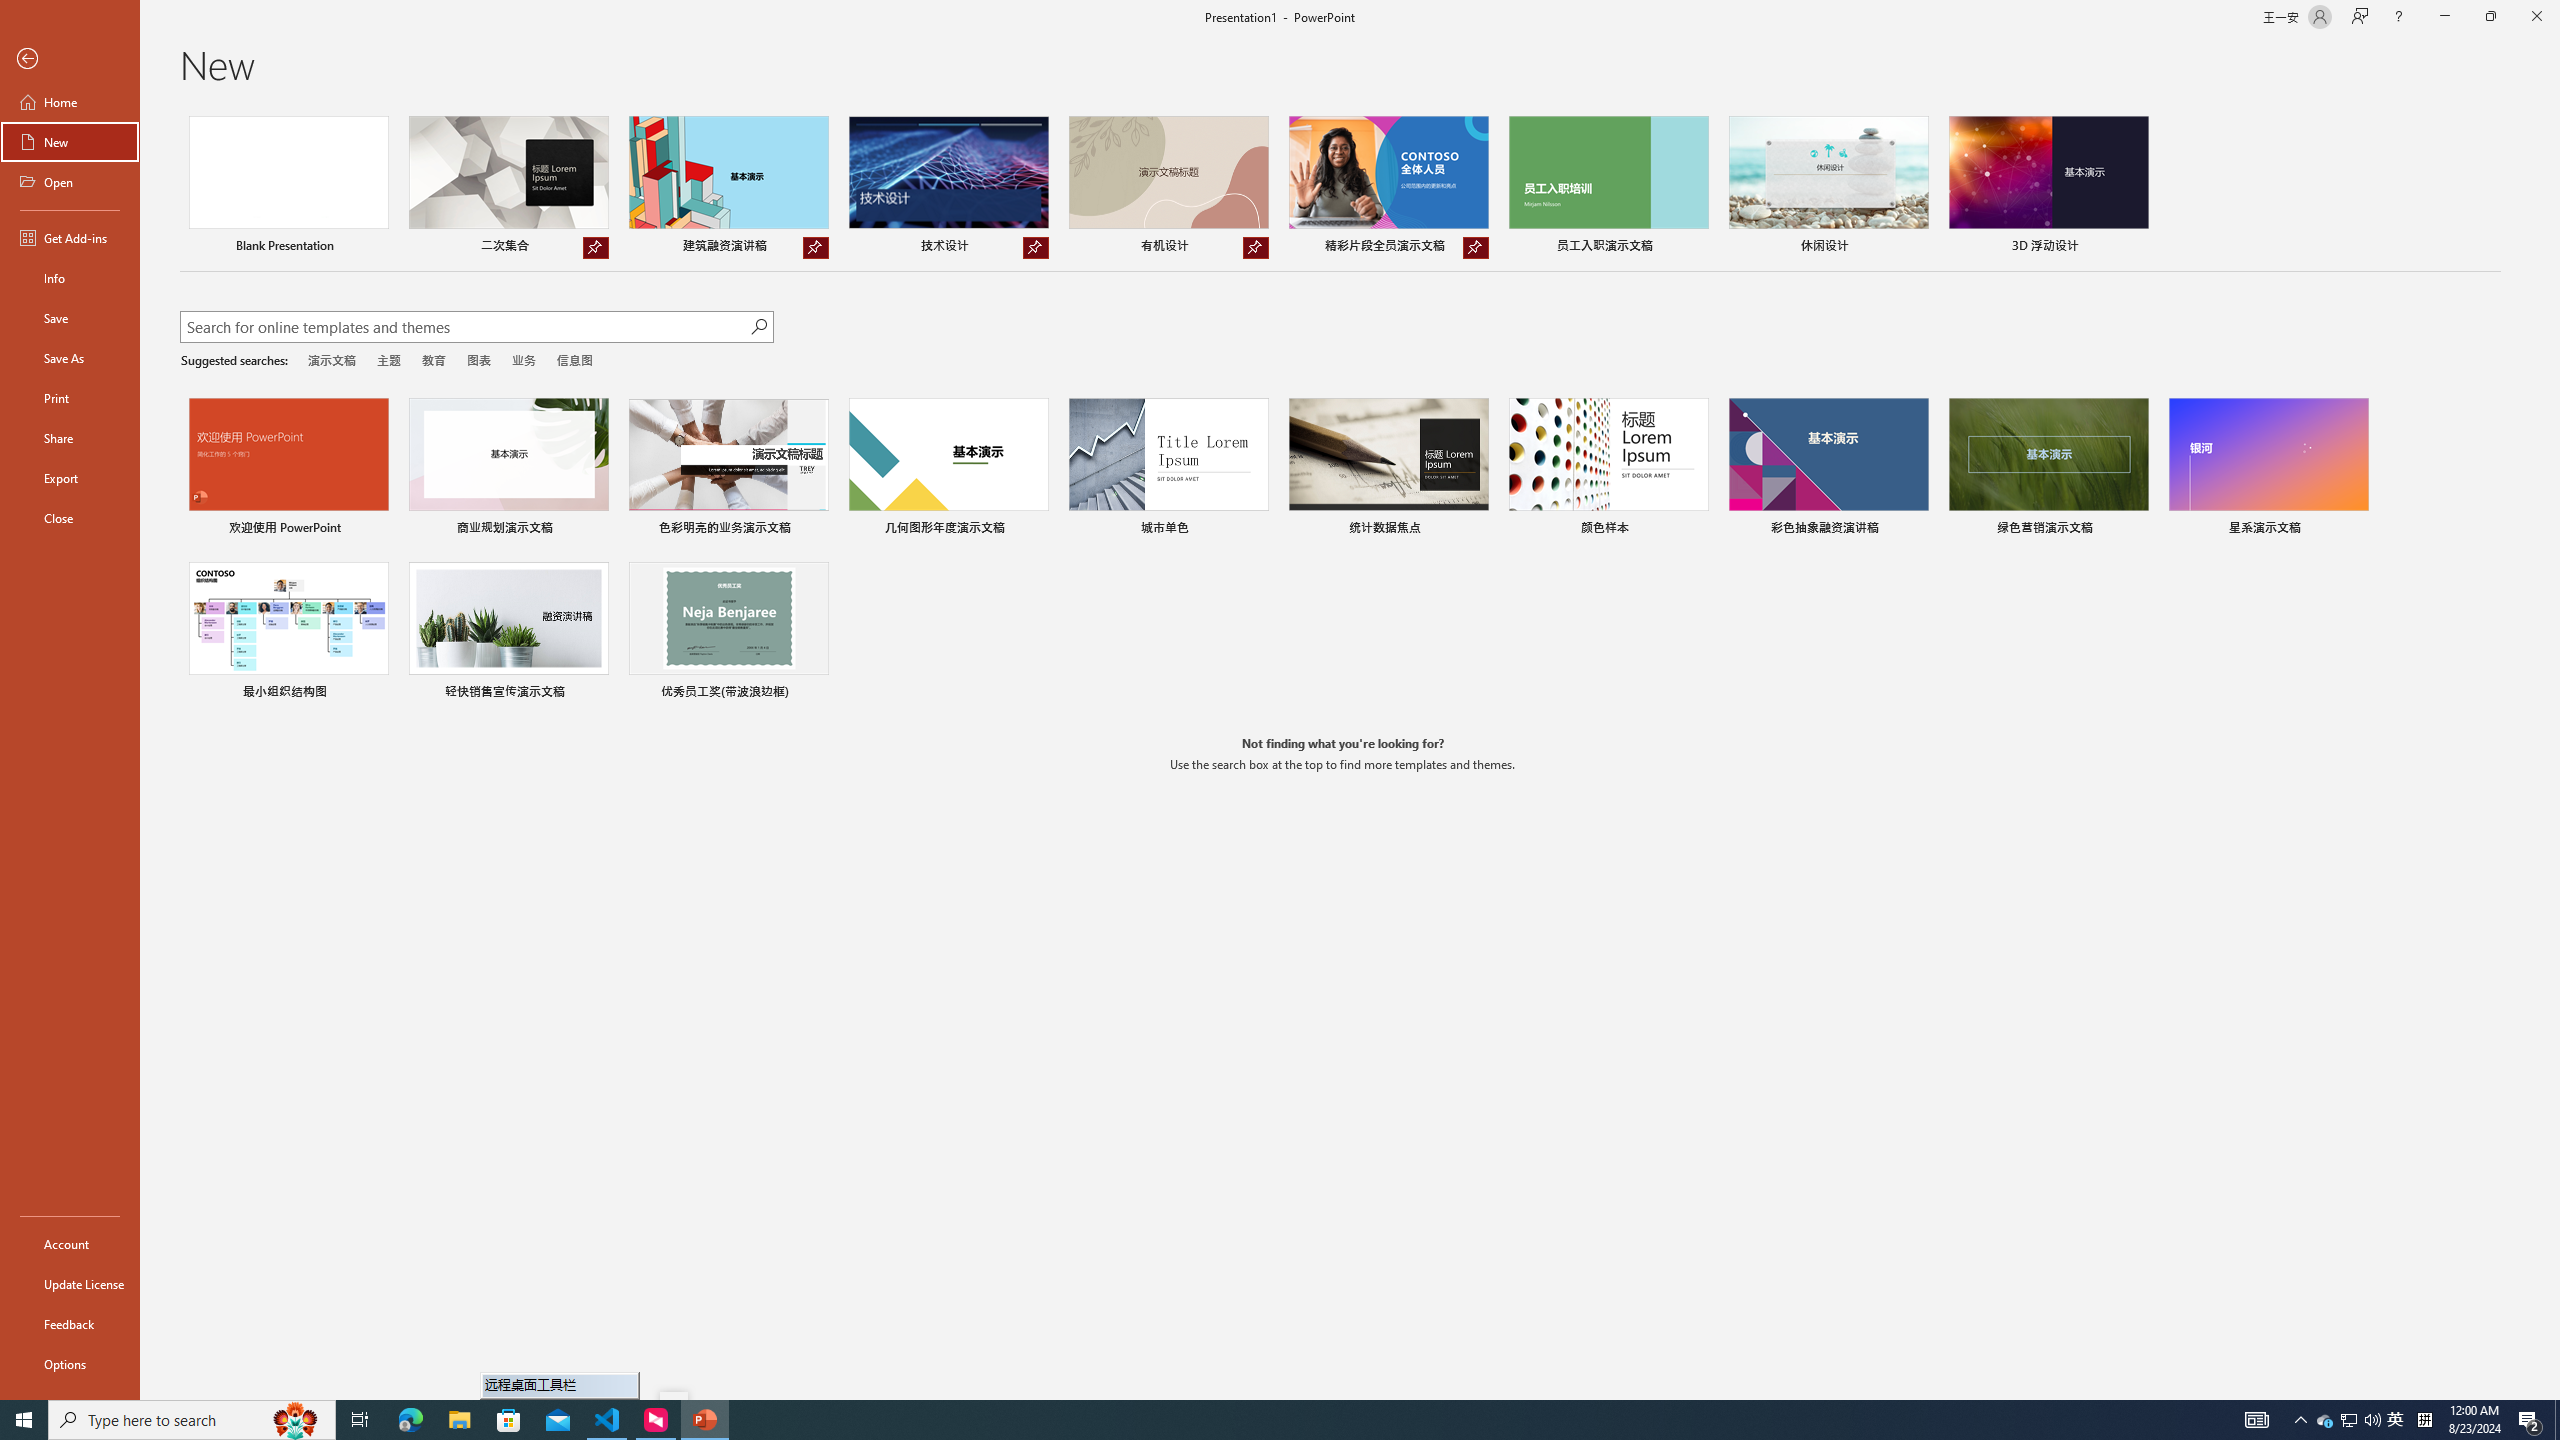 The width and height of the screenshot is (2560, 1440). Describe the element at coordinates (69, 1363) in the screenshot. I see `'Options'` at that location.